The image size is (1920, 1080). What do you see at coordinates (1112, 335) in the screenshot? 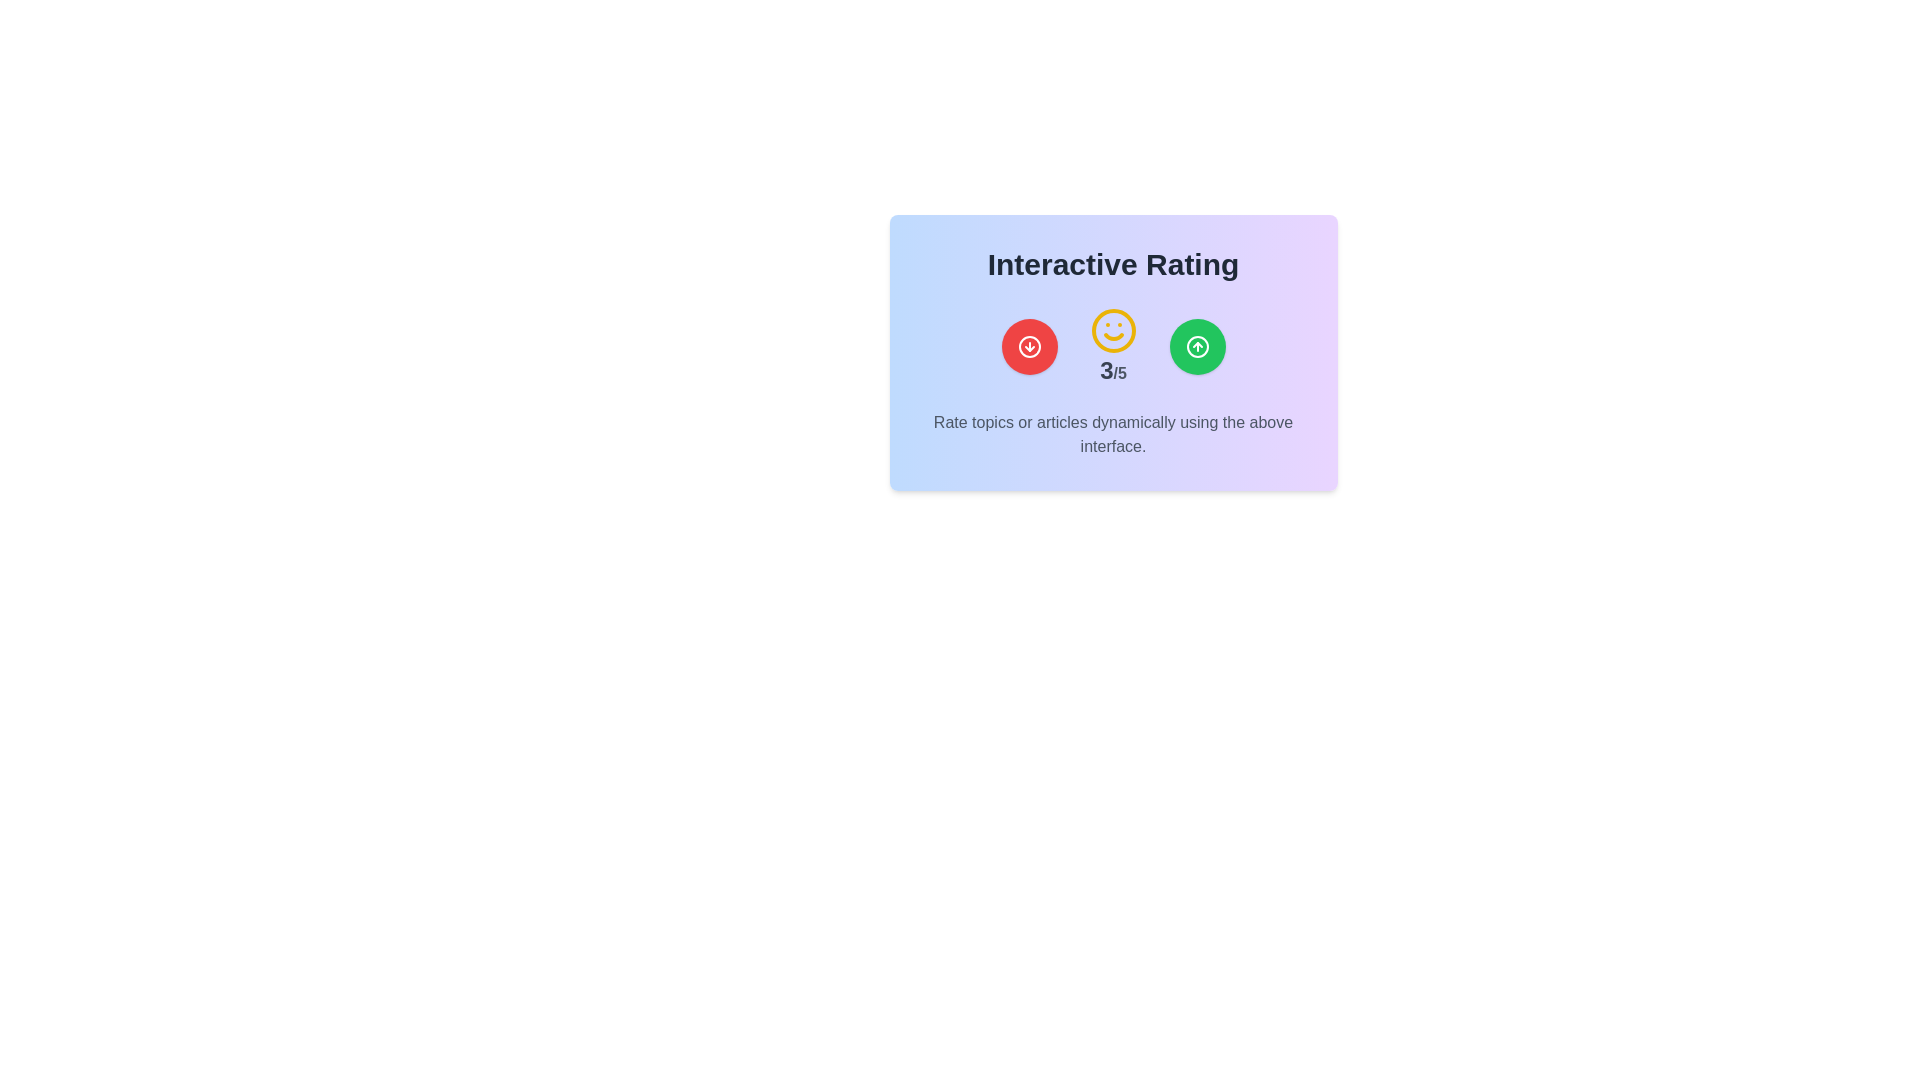
I see `the mouth curve of the smiley face graphic, which is located centrally in the card interface below the 'Interactive Rating' title` at bounding box center [1112, 335].